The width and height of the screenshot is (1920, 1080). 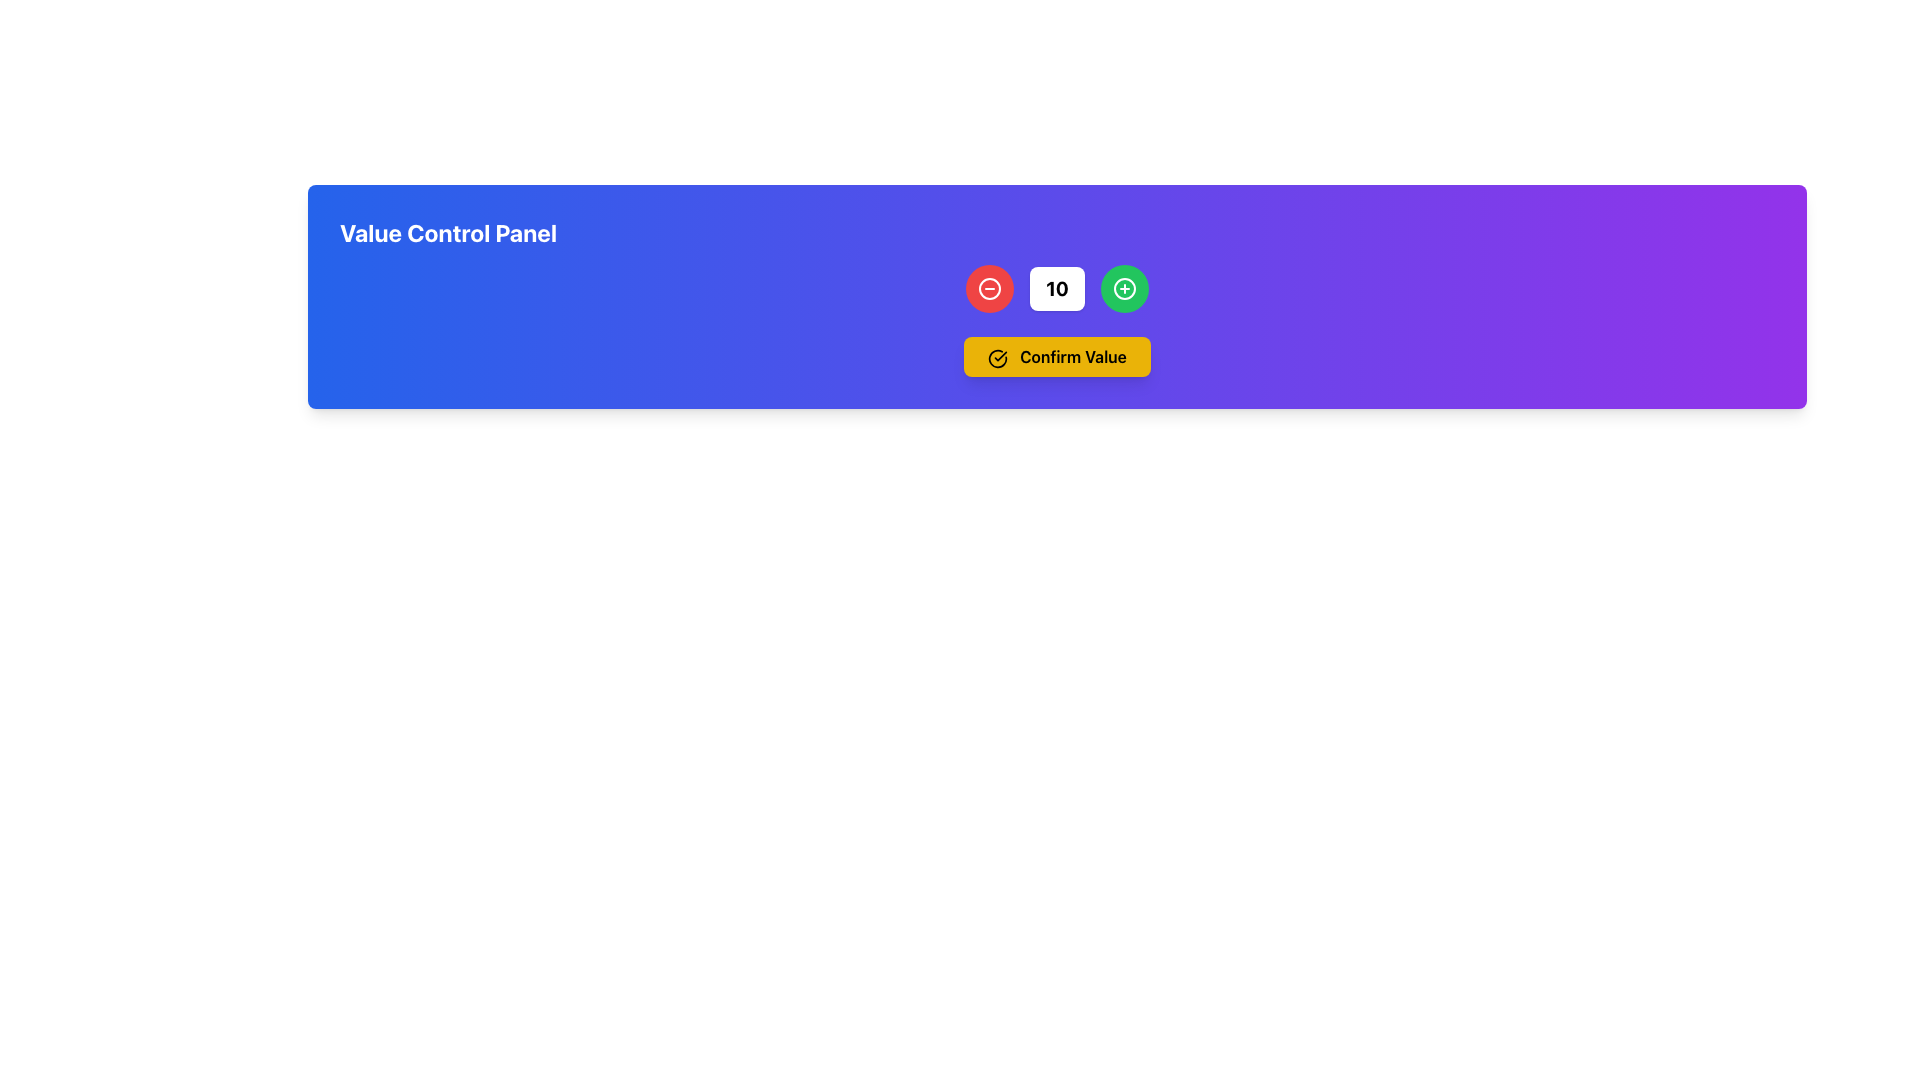 I want to click on the circular green button with a plus symbol, which is the third item in the horizontal panel of control buttons, so click(x=1124, y=289).